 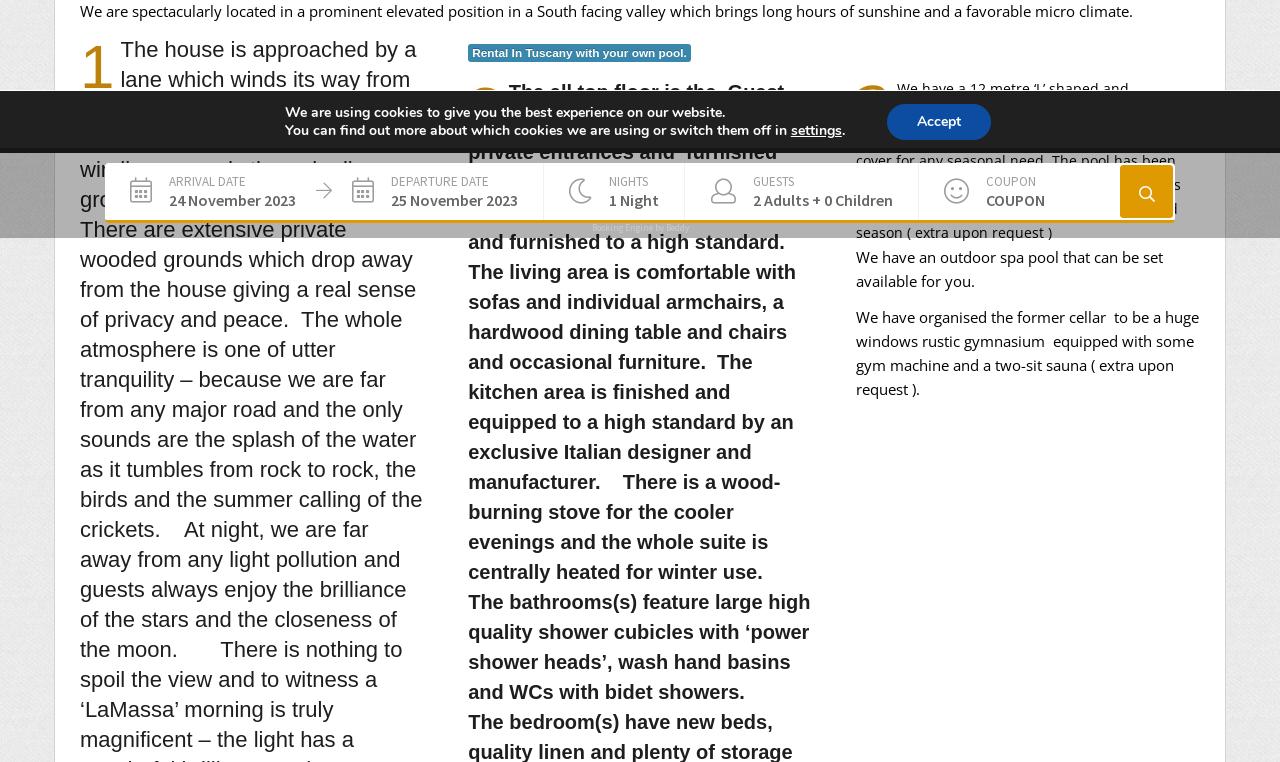 I want to click on 'Accept', so click(x=938, y=121).